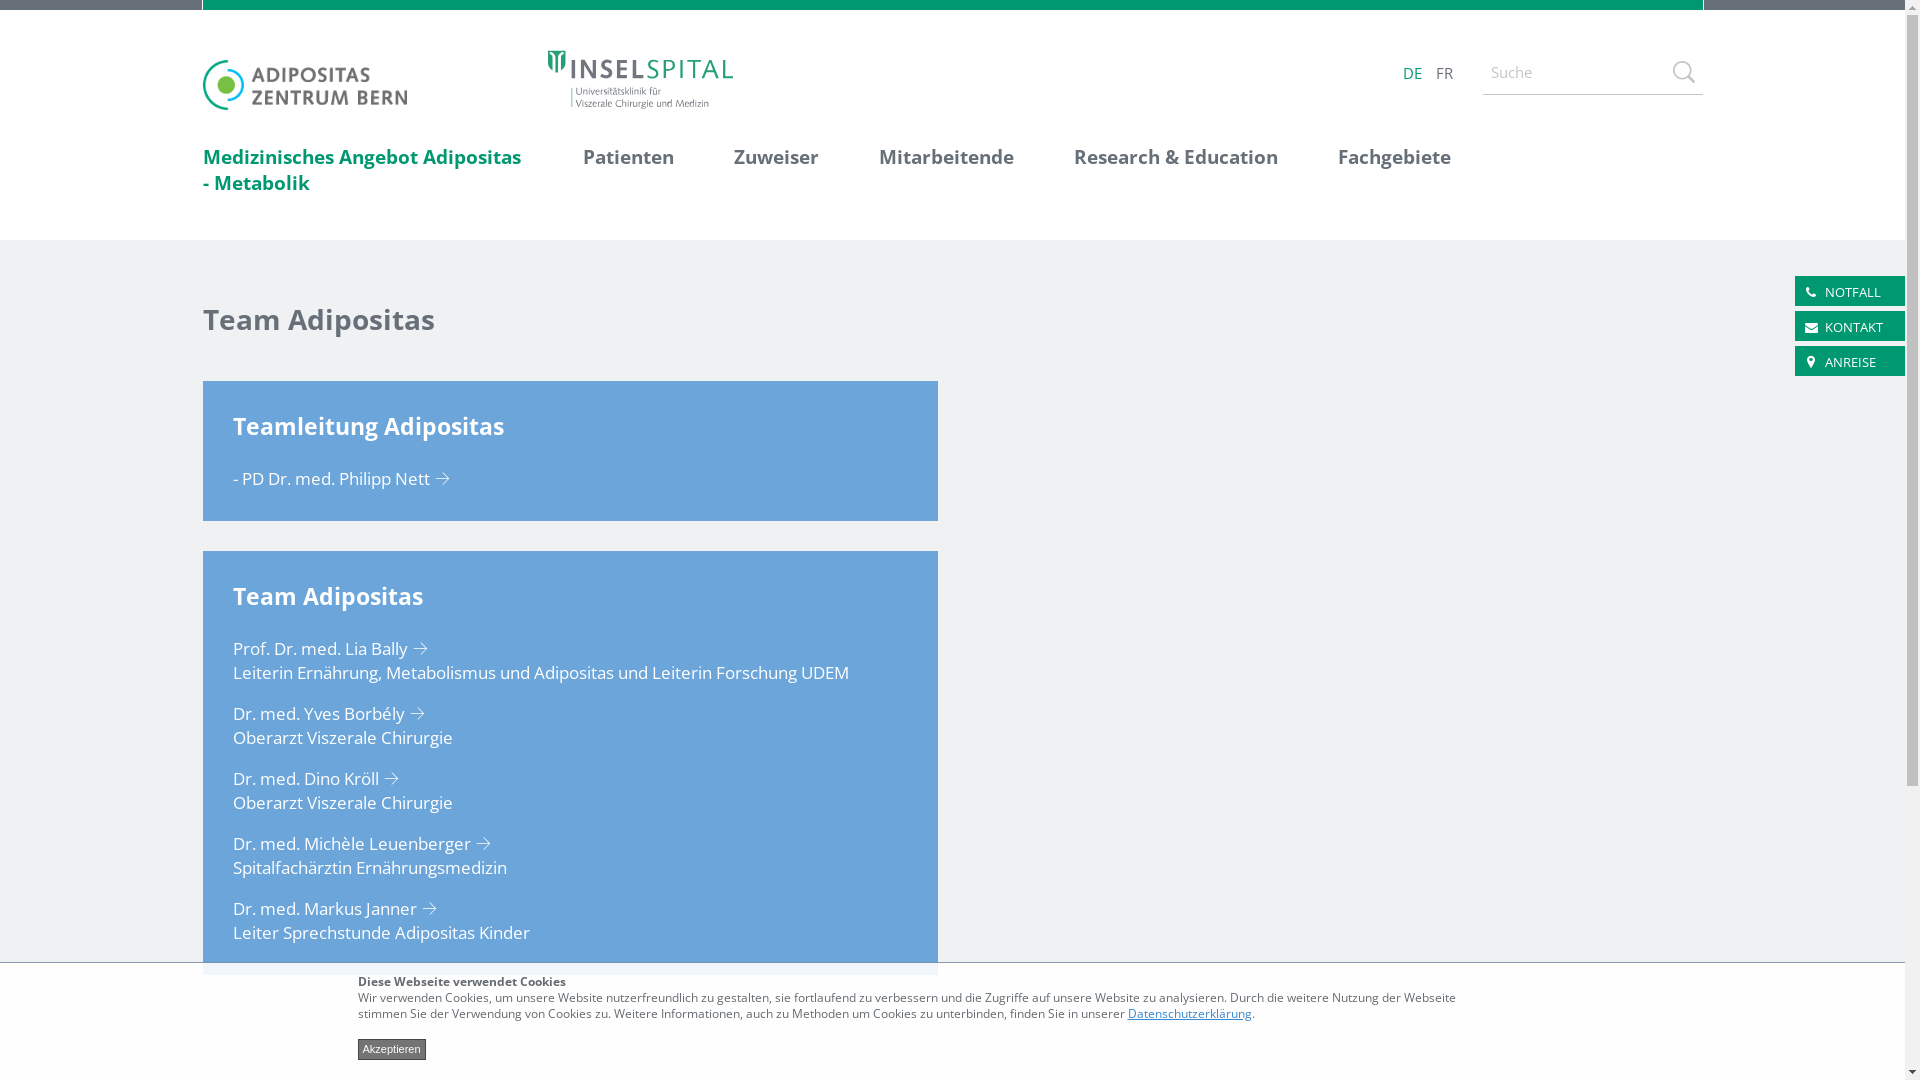  What do you see at coordinates (1824, 362) in the screenshot?
I see `'ANREISE'` at bounding box center [1824, 362].